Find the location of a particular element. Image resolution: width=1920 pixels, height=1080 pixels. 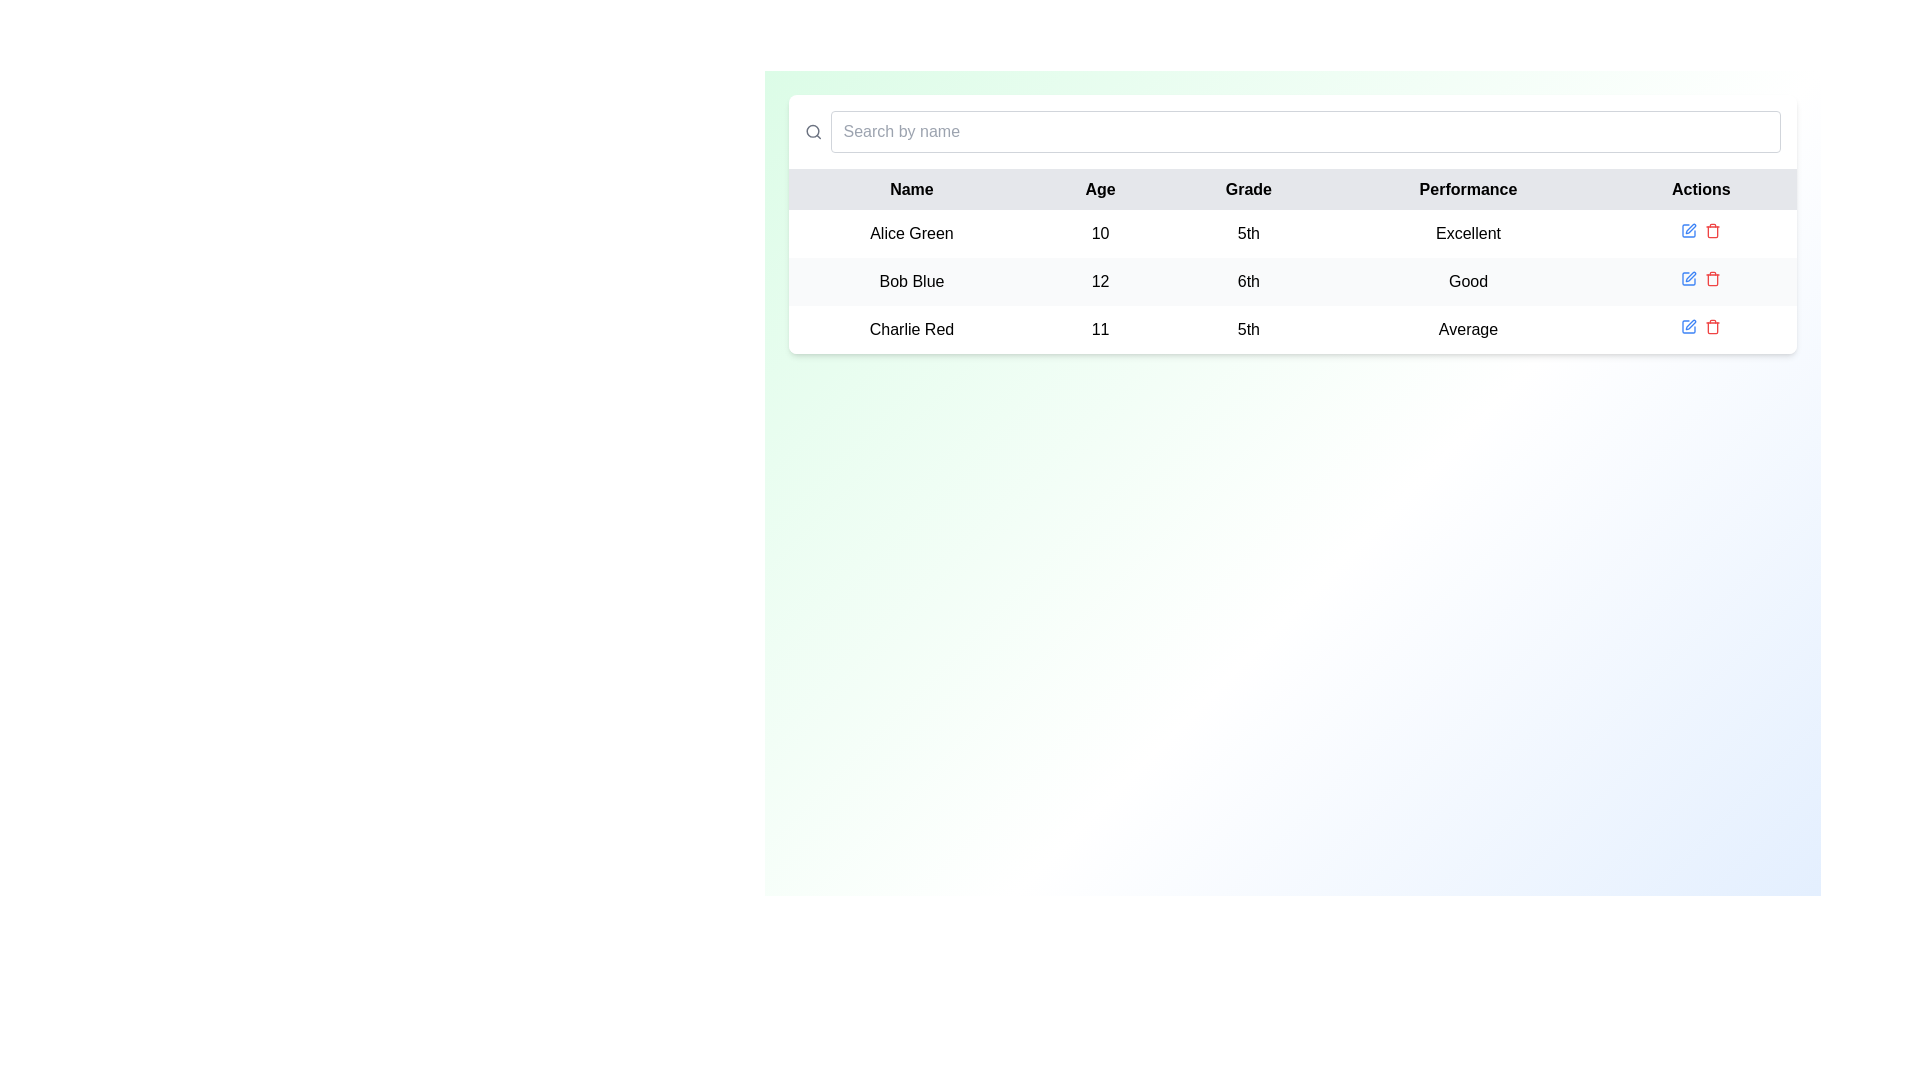

text content of the table header labeled 'Age', which is the second column header in a row of headers is located at coordinates (1099, 189).